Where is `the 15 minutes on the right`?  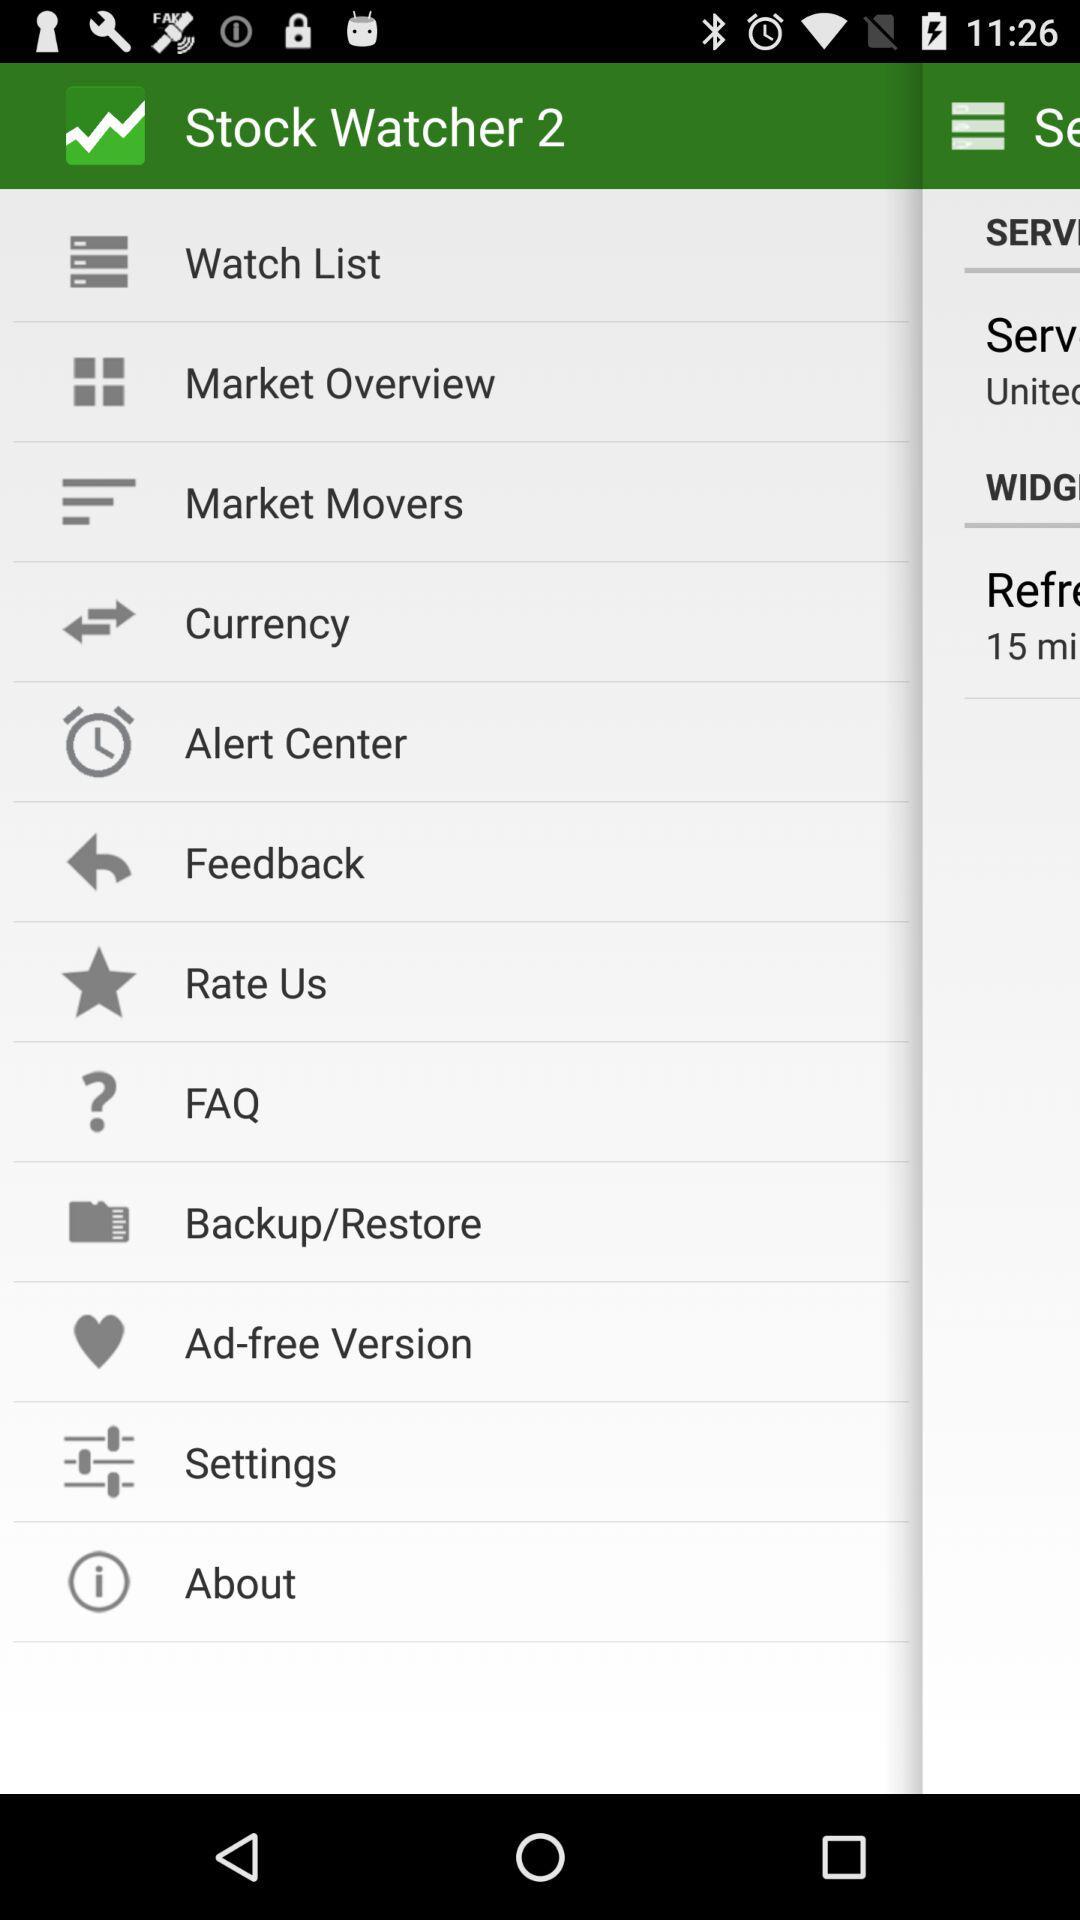
the 15 minutes on the right is located at coordinates (1032, 644).